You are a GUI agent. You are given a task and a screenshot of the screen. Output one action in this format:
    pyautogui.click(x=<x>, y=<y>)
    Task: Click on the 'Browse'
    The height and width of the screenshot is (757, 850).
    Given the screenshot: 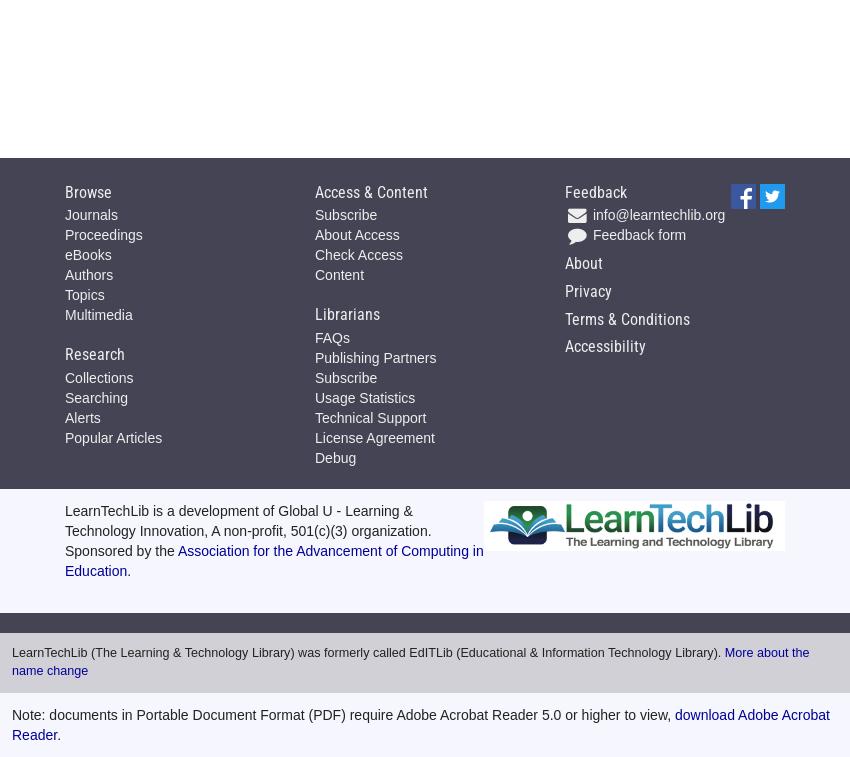 What is the action you would take?
    pyautogui.click(x=87, y=190)
    